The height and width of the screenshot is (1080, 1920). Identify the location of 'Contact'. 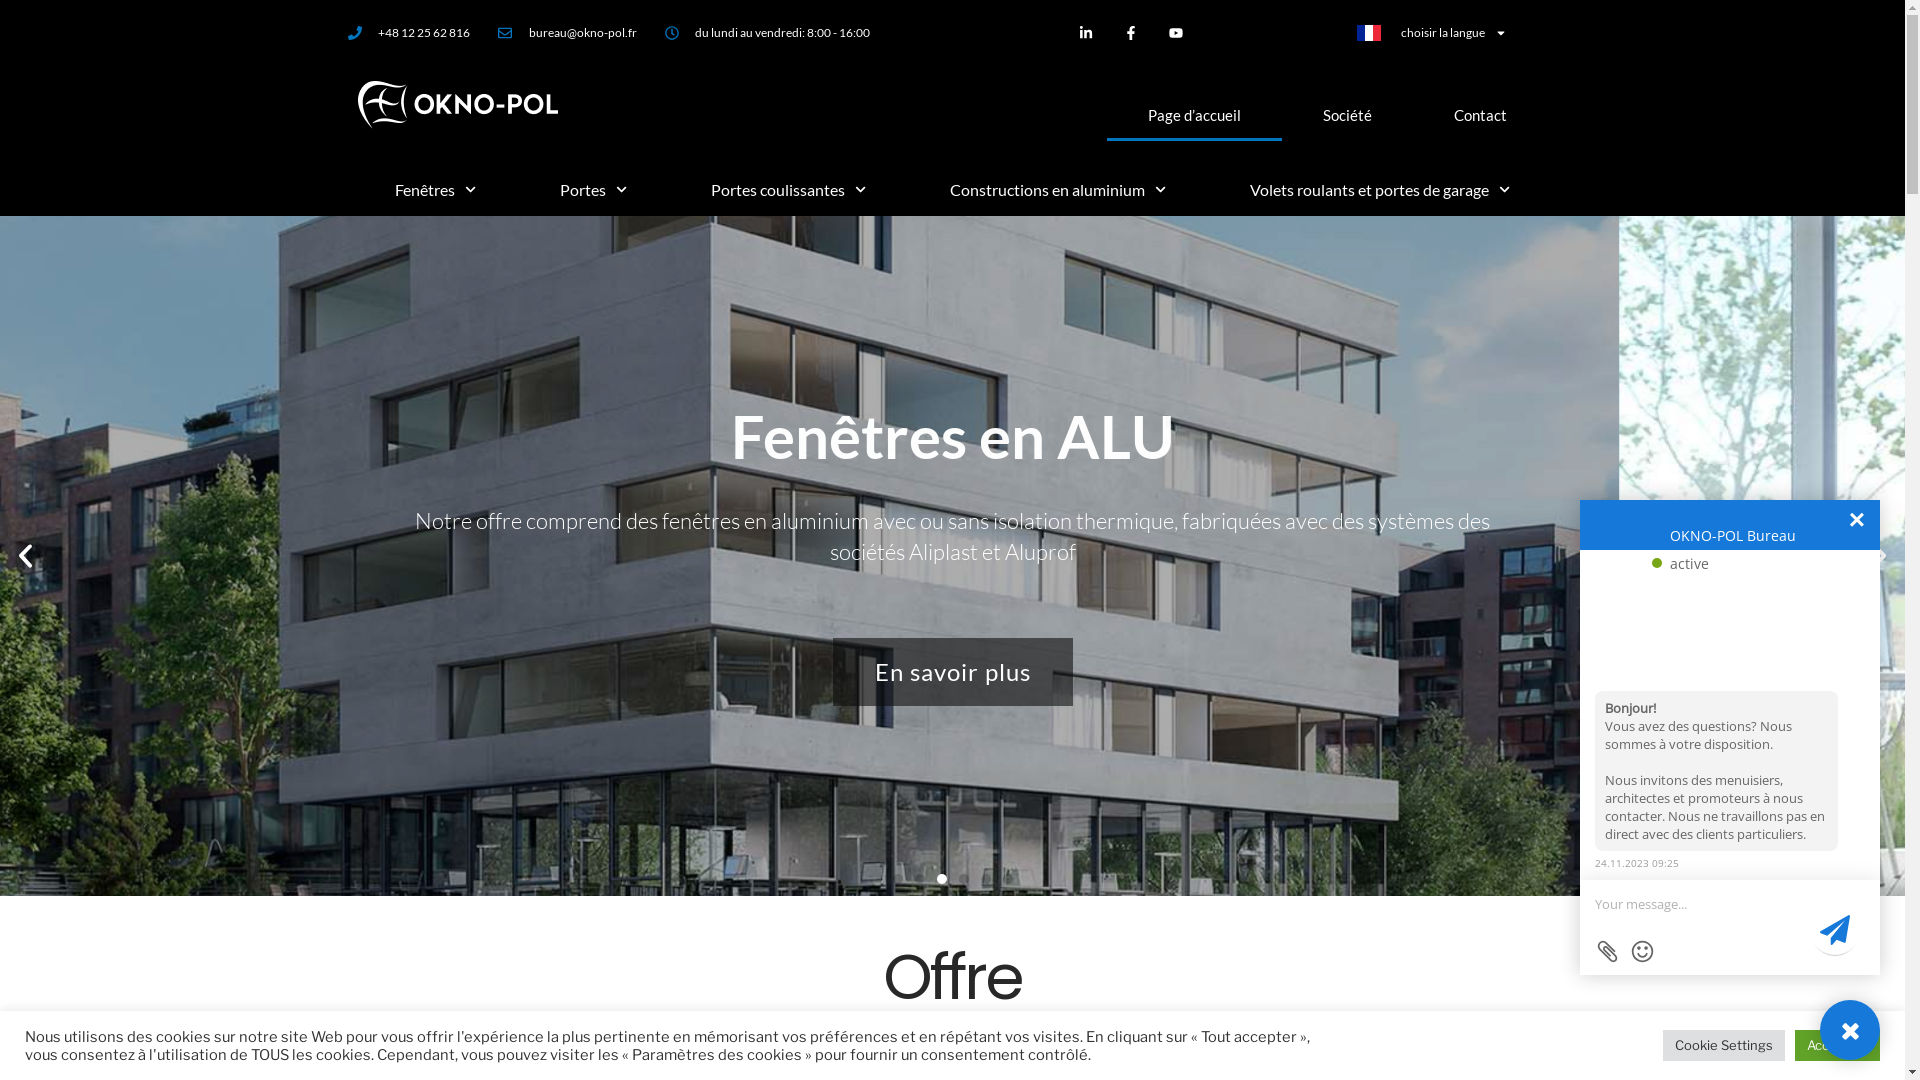
(1479, 115).